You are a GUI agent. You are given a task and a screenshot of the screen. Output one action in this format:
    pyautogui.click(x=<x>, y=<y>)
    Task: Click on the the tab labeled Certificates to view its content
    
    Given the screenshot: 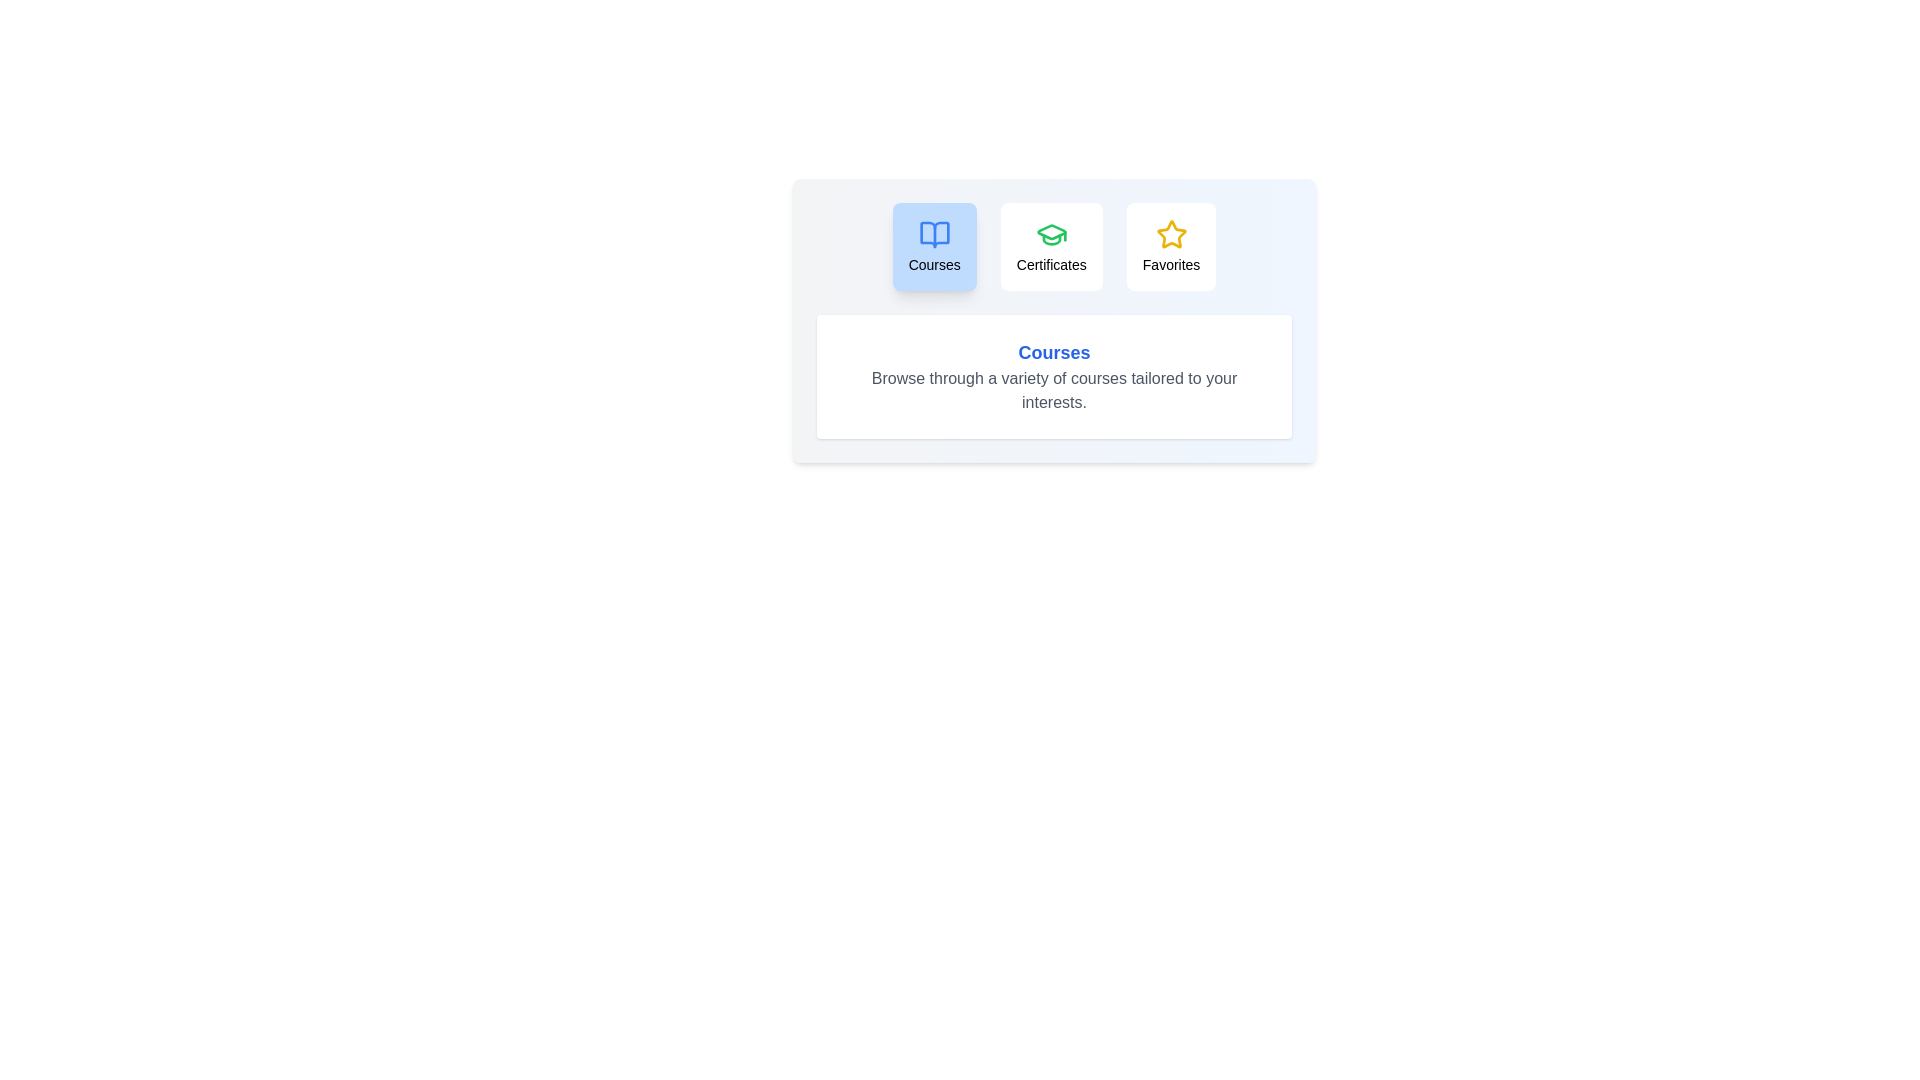 What is the action you would take?
    pyautogui.click(x=1050, y=245)
    